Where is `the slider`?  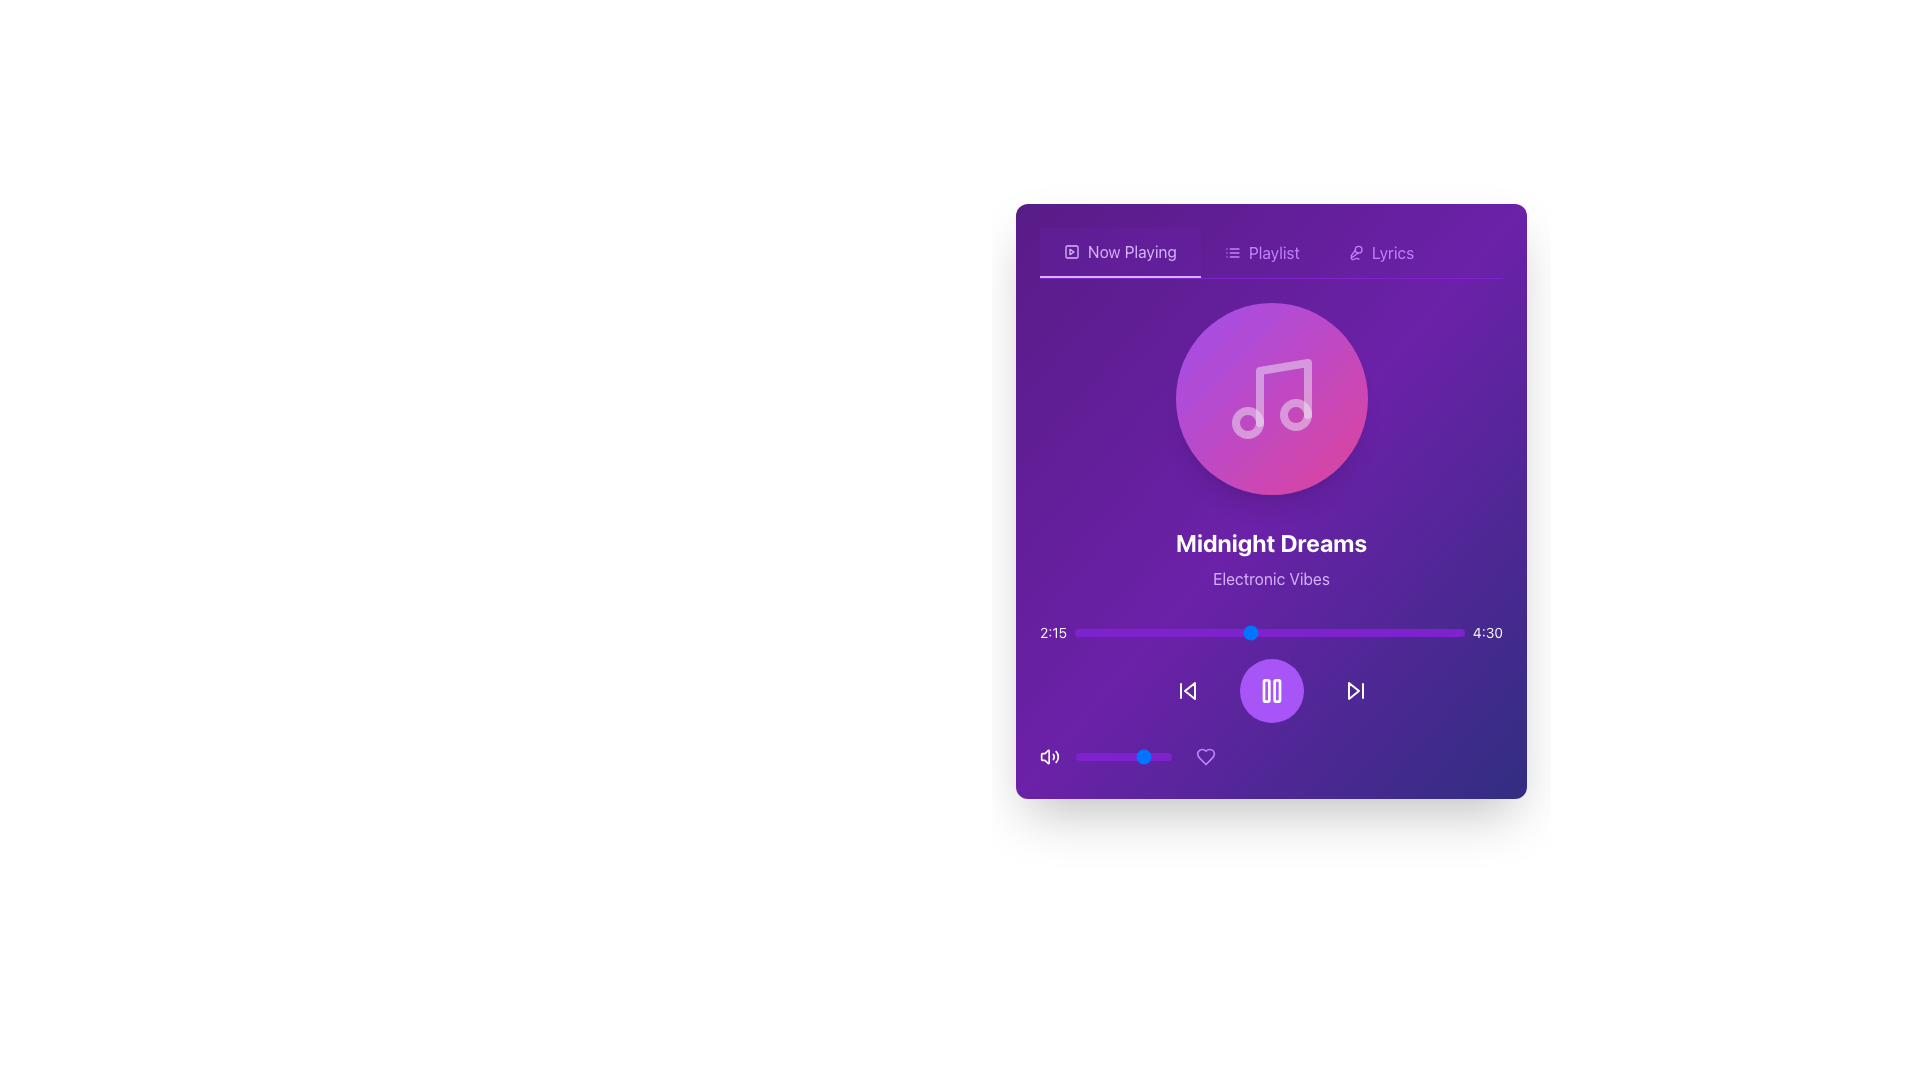
the slider is located at coordinates (1320, 632).